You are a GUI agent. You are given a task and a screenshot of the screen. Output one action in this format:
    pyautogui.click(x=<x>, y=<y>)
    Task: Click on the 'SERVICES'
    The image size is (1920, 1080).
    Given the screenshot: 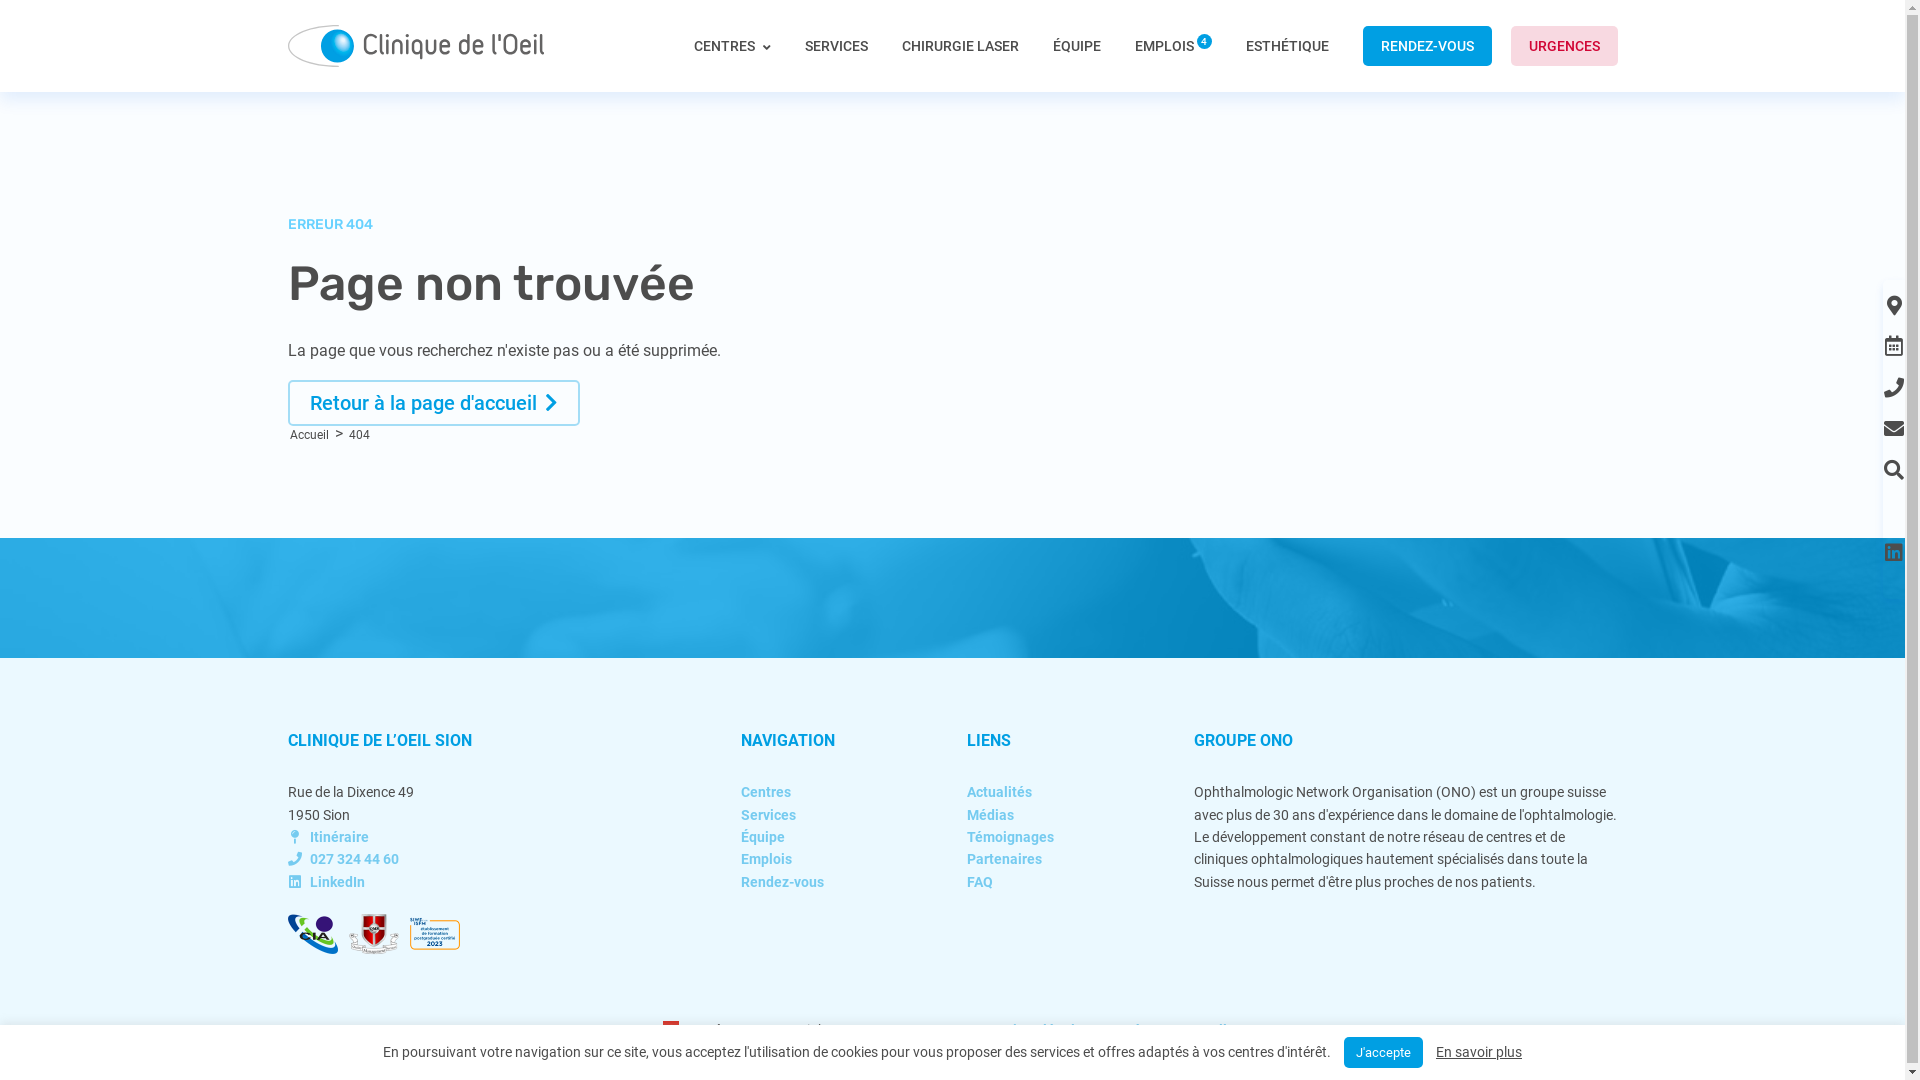 What is the action you would take?
    pyautogui.click(x=835, y=45)
    